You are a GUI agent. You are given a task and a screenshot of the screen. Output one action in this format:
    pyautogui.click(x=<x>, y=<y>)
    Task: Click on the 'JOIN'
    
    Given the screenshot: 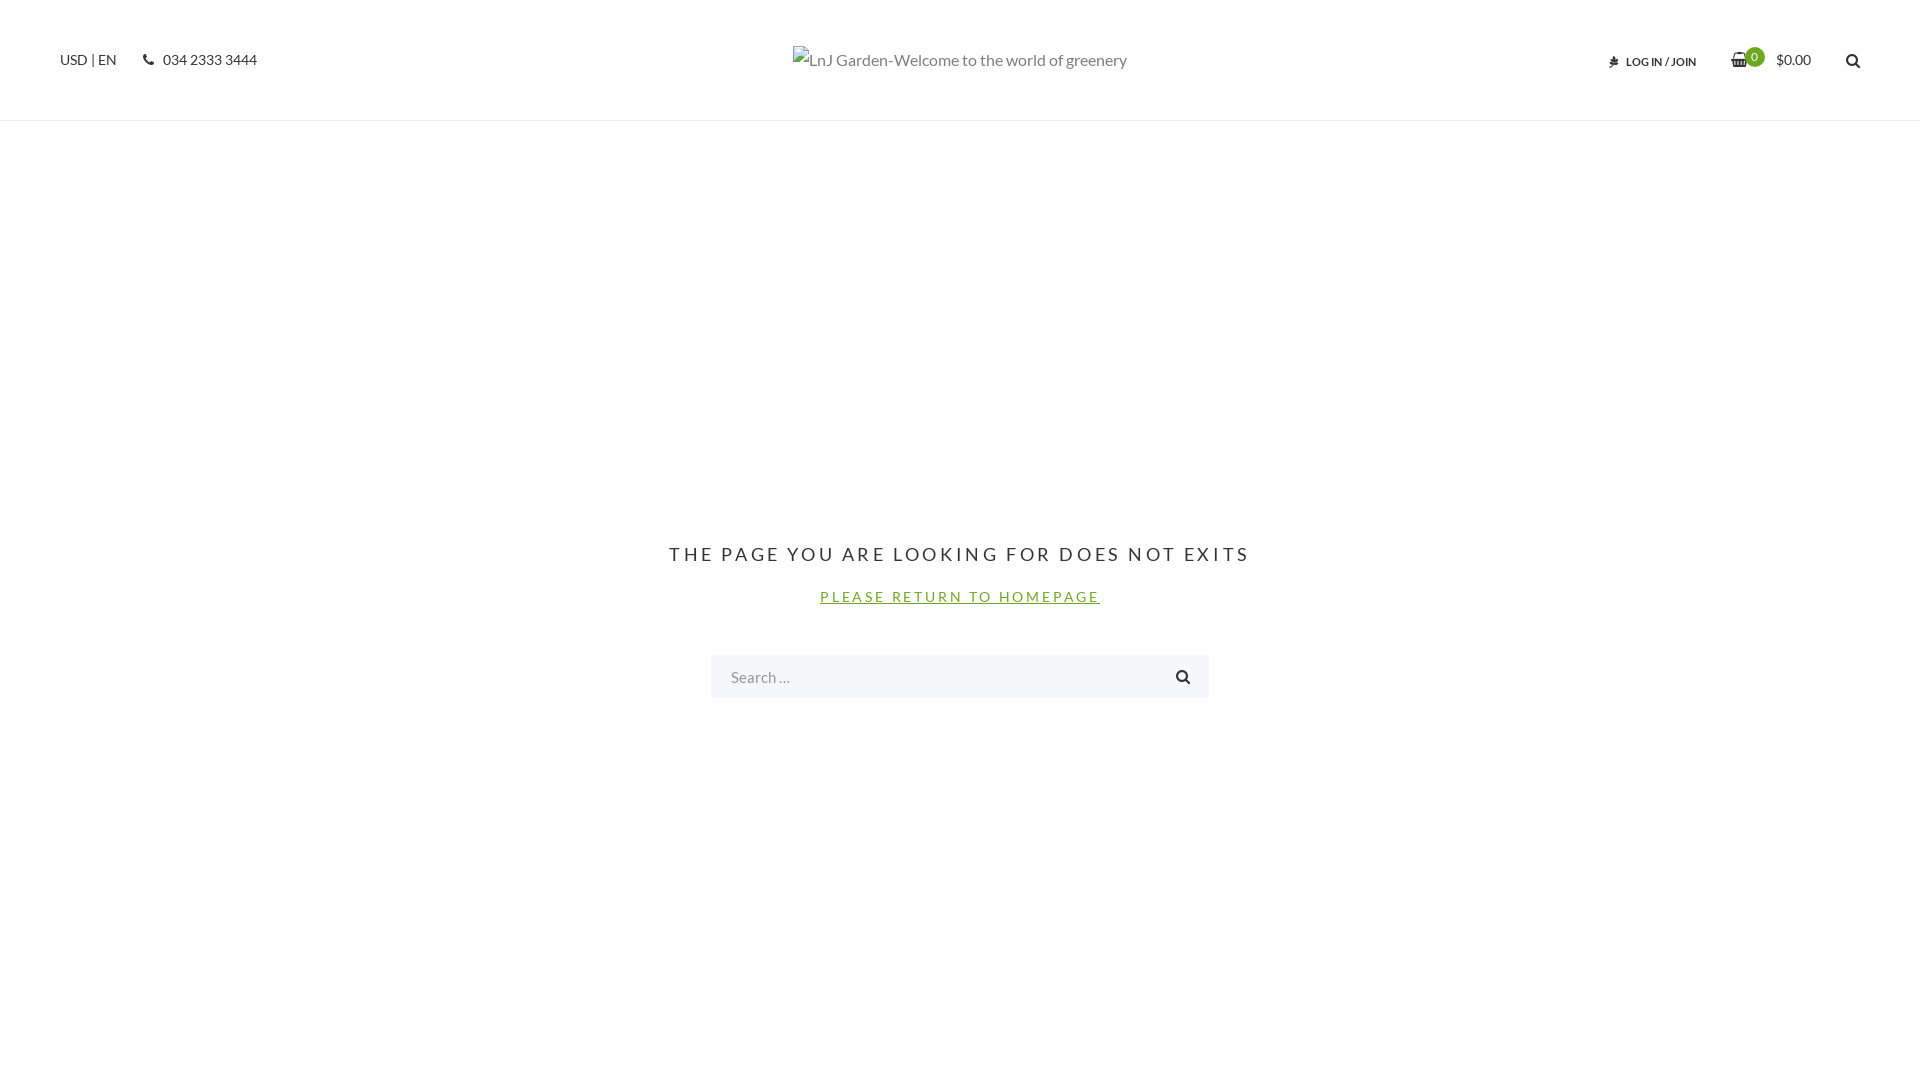 What is the action you would take?
    pyautogui.click(x=1682, y=60)
    